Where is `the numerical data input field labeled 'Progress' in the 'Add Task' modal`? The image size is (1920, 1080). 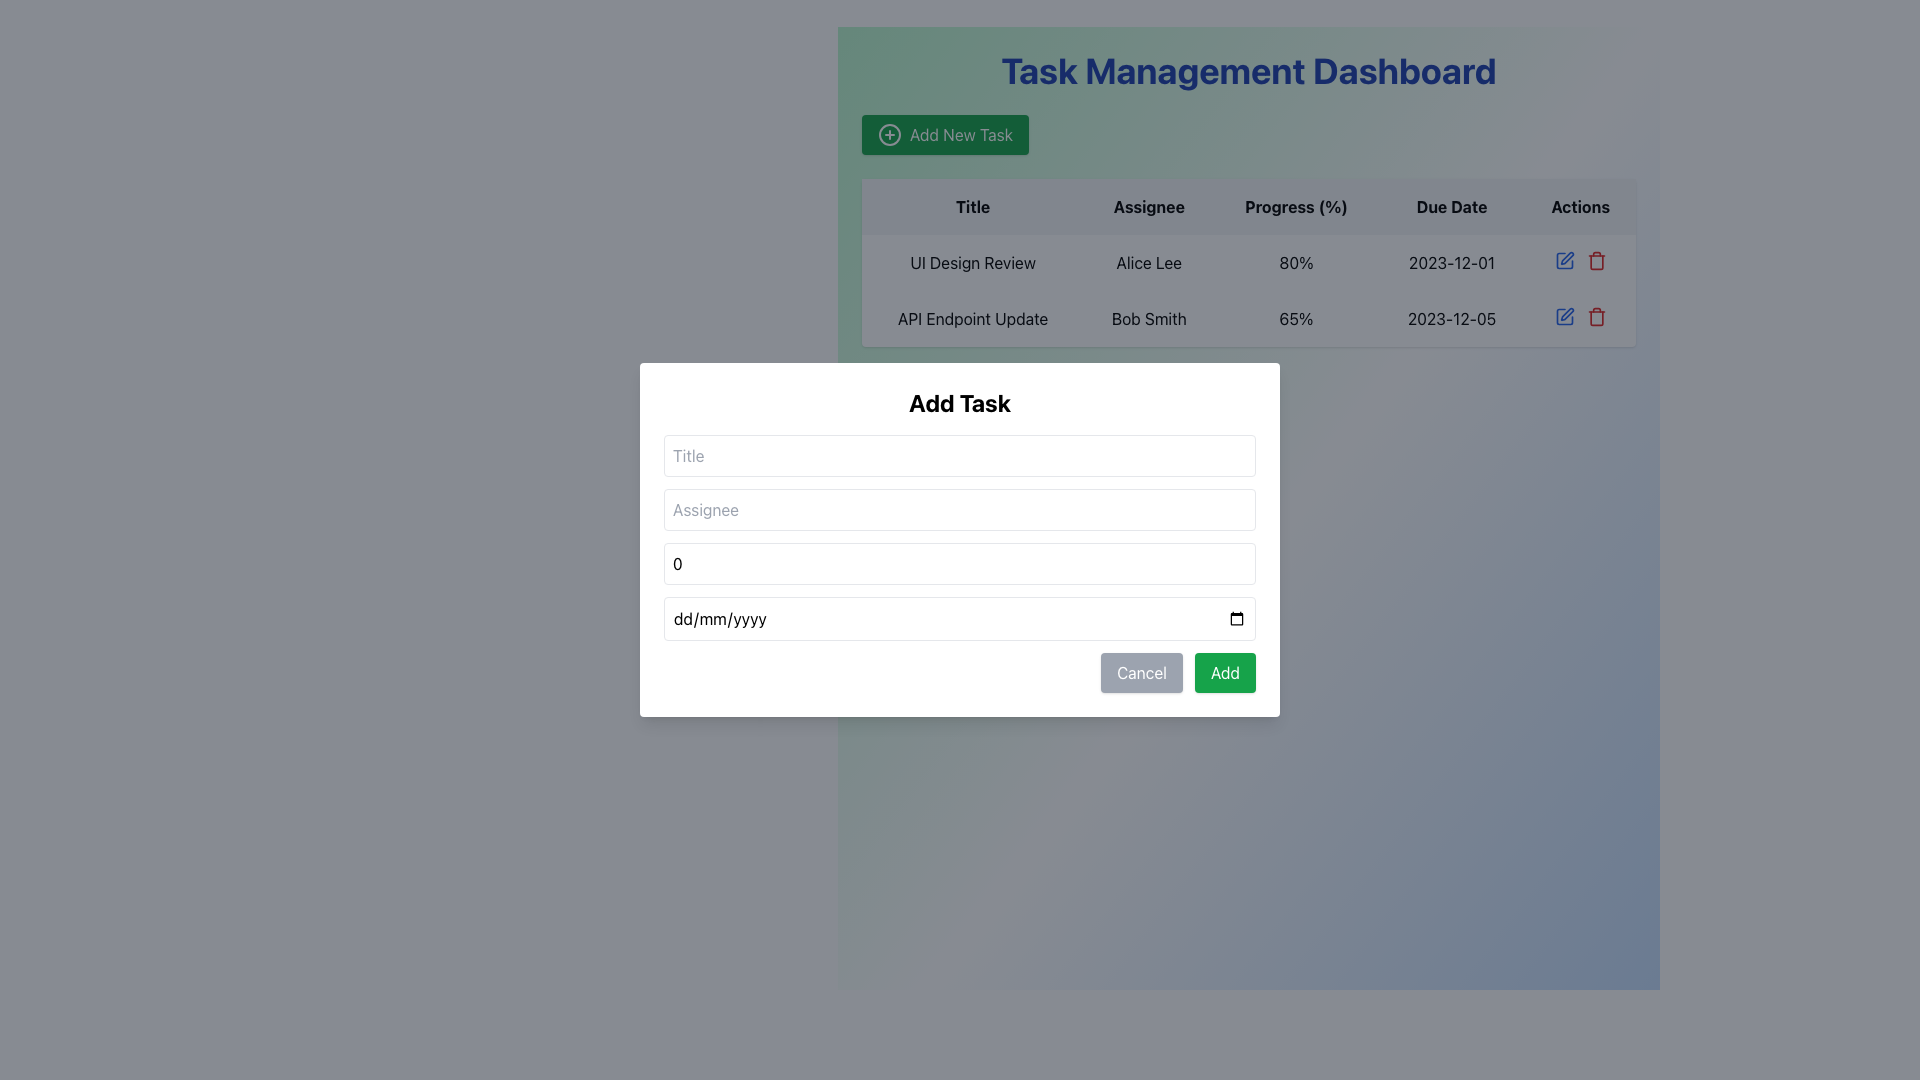 the numerical data input field labeled 'Progress' in the 'Add Task' modal is located at coordinates (960, 563).